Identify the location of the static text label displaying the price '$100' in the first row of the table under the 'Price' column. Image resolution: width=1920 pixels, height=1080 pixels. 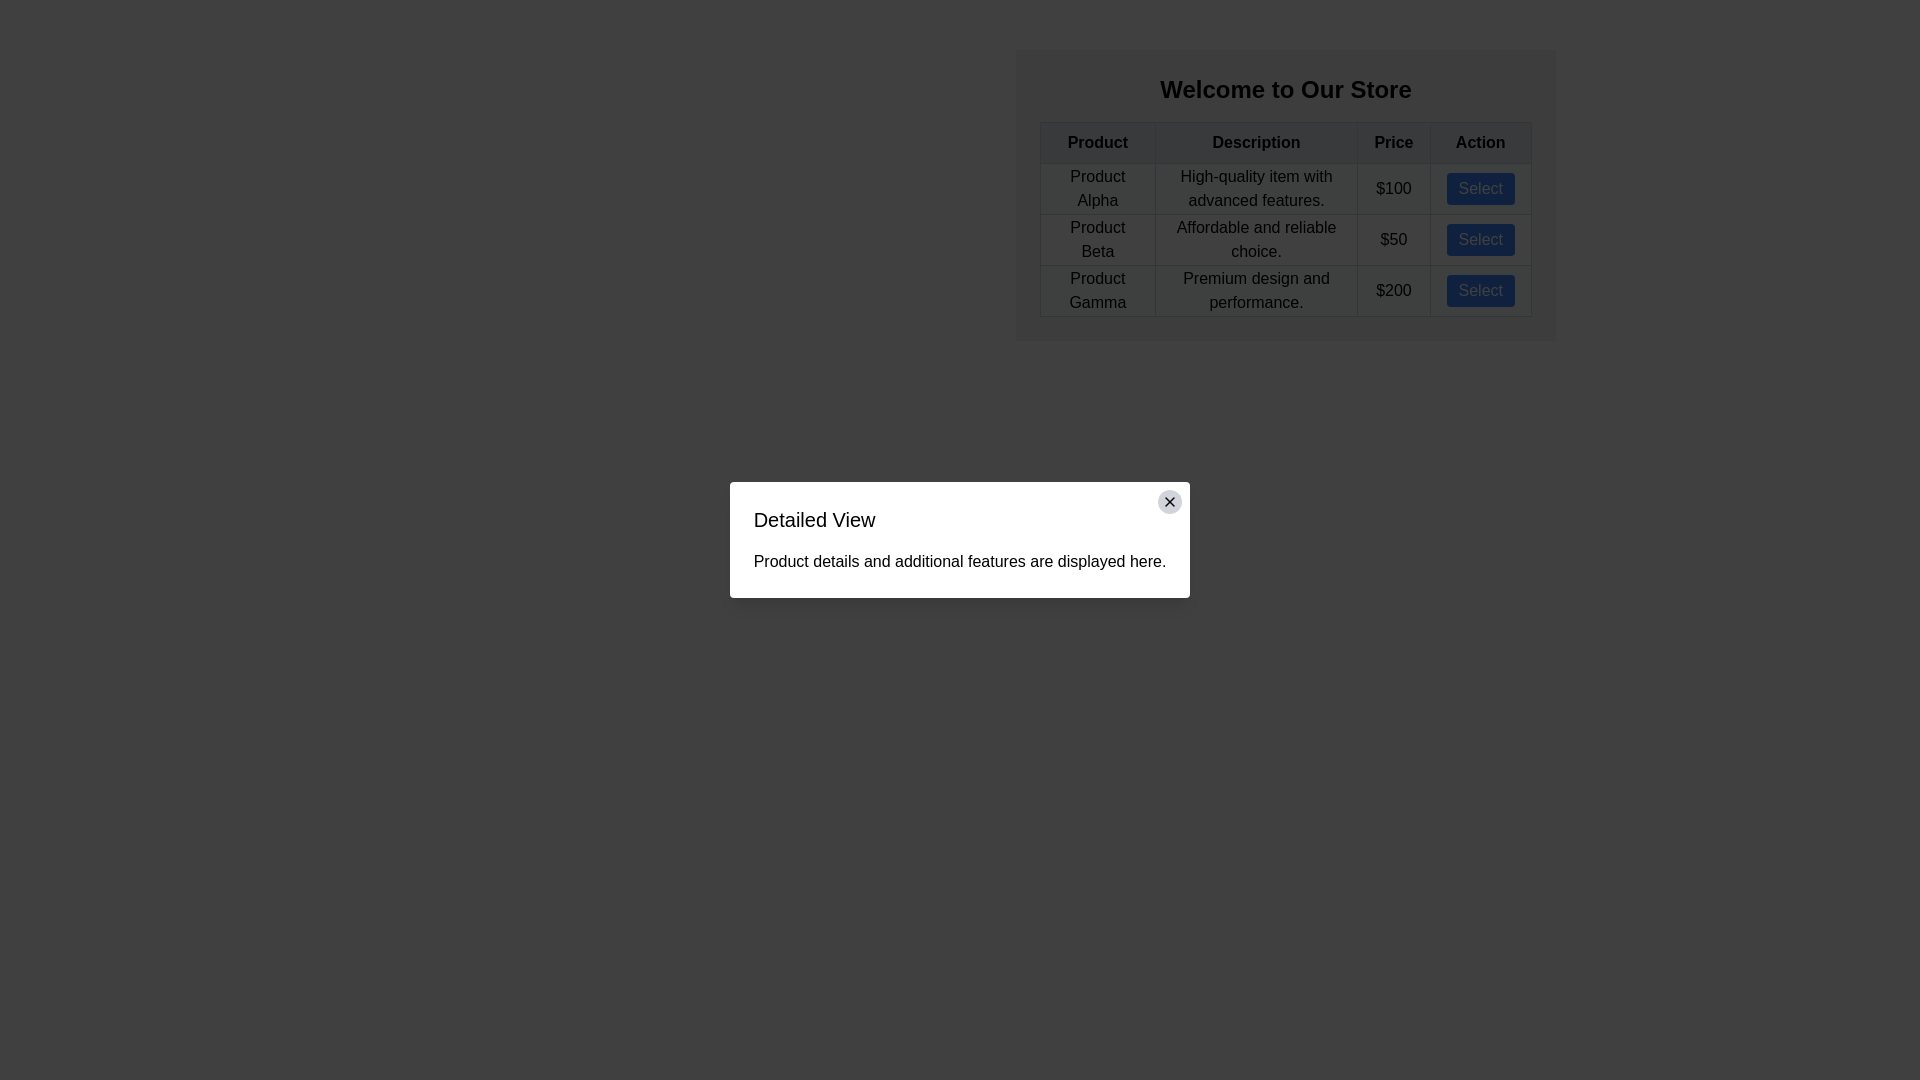
(1392, 189).